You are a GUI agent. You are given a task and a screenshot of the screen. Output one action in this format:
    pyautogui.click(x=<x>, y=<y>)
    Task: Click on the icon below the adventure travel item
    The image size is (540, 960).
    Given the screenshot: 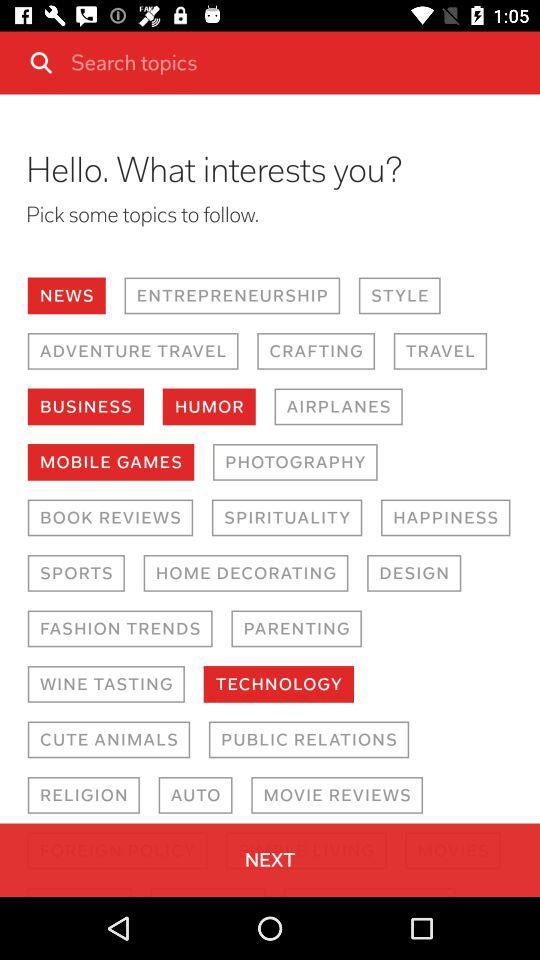 What is the action you would take?
    pyautogui.click(x=84, y=405)
    